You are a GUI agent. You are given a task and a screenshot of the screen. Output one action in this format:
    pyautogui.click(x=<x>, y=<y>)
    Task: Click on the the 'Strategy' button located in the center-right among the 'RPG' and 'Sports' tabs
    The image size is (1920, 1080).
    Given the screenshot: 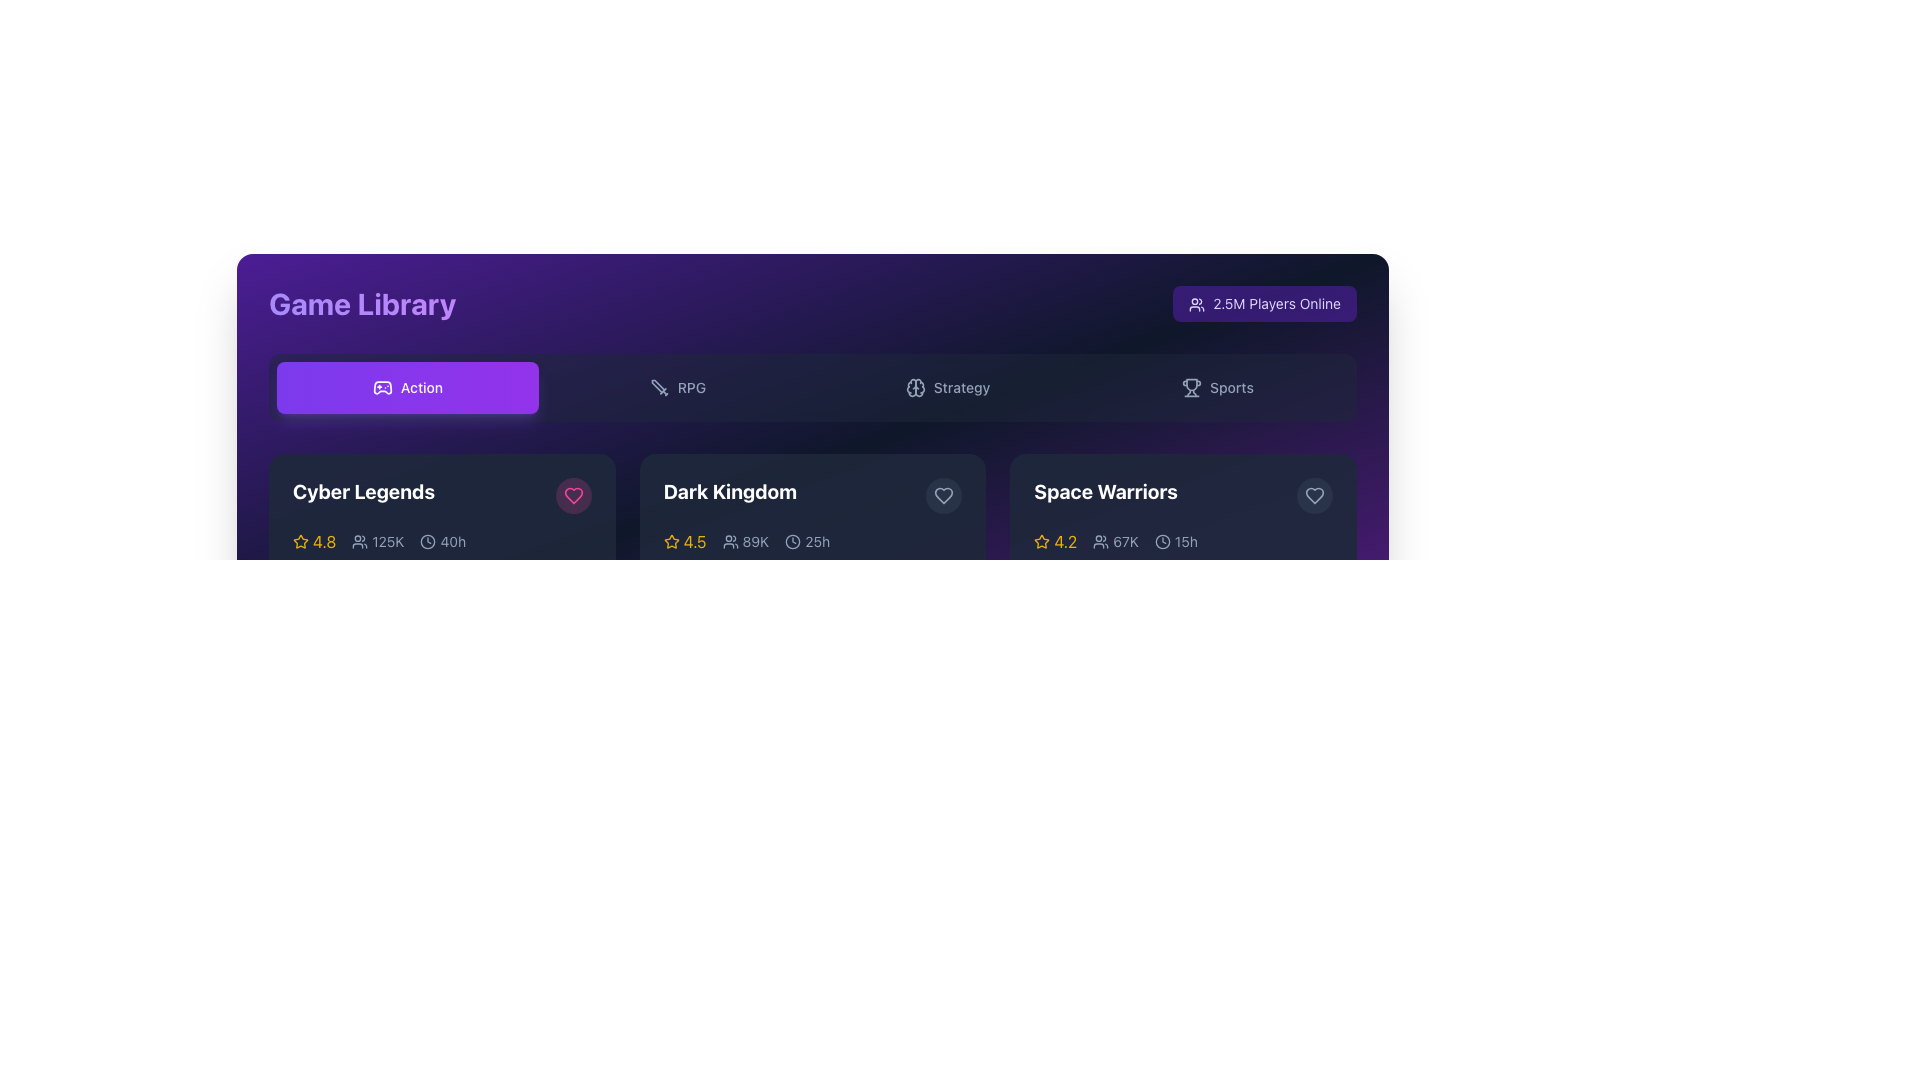 What is the action you would take?
    pyautogui.click(x=947, y=388)
    